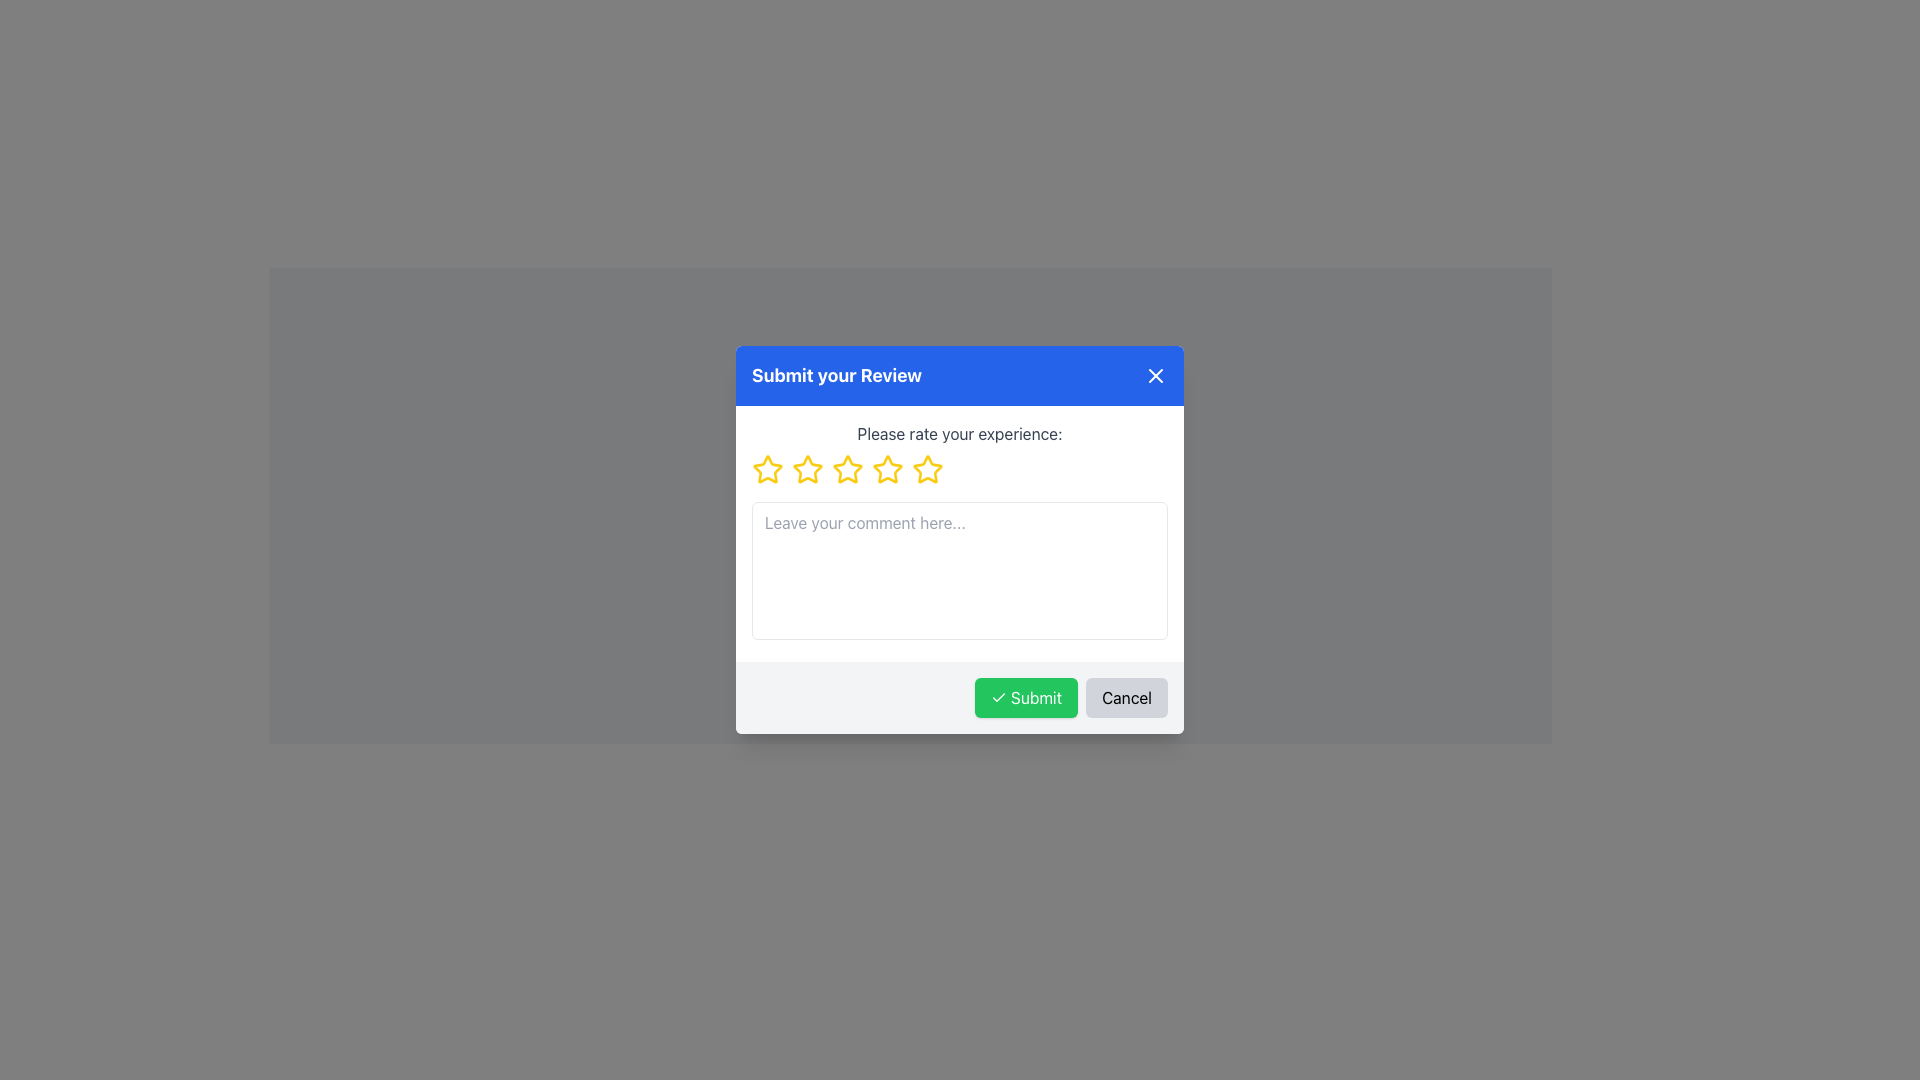 This screenshot has height=1080, width=1920. Describe the element at coordinates (960, 433) in the screenshot. I see `the static text instruction that reads 'Please rate your experience:' located in the center of the modal dialog box` at that location.